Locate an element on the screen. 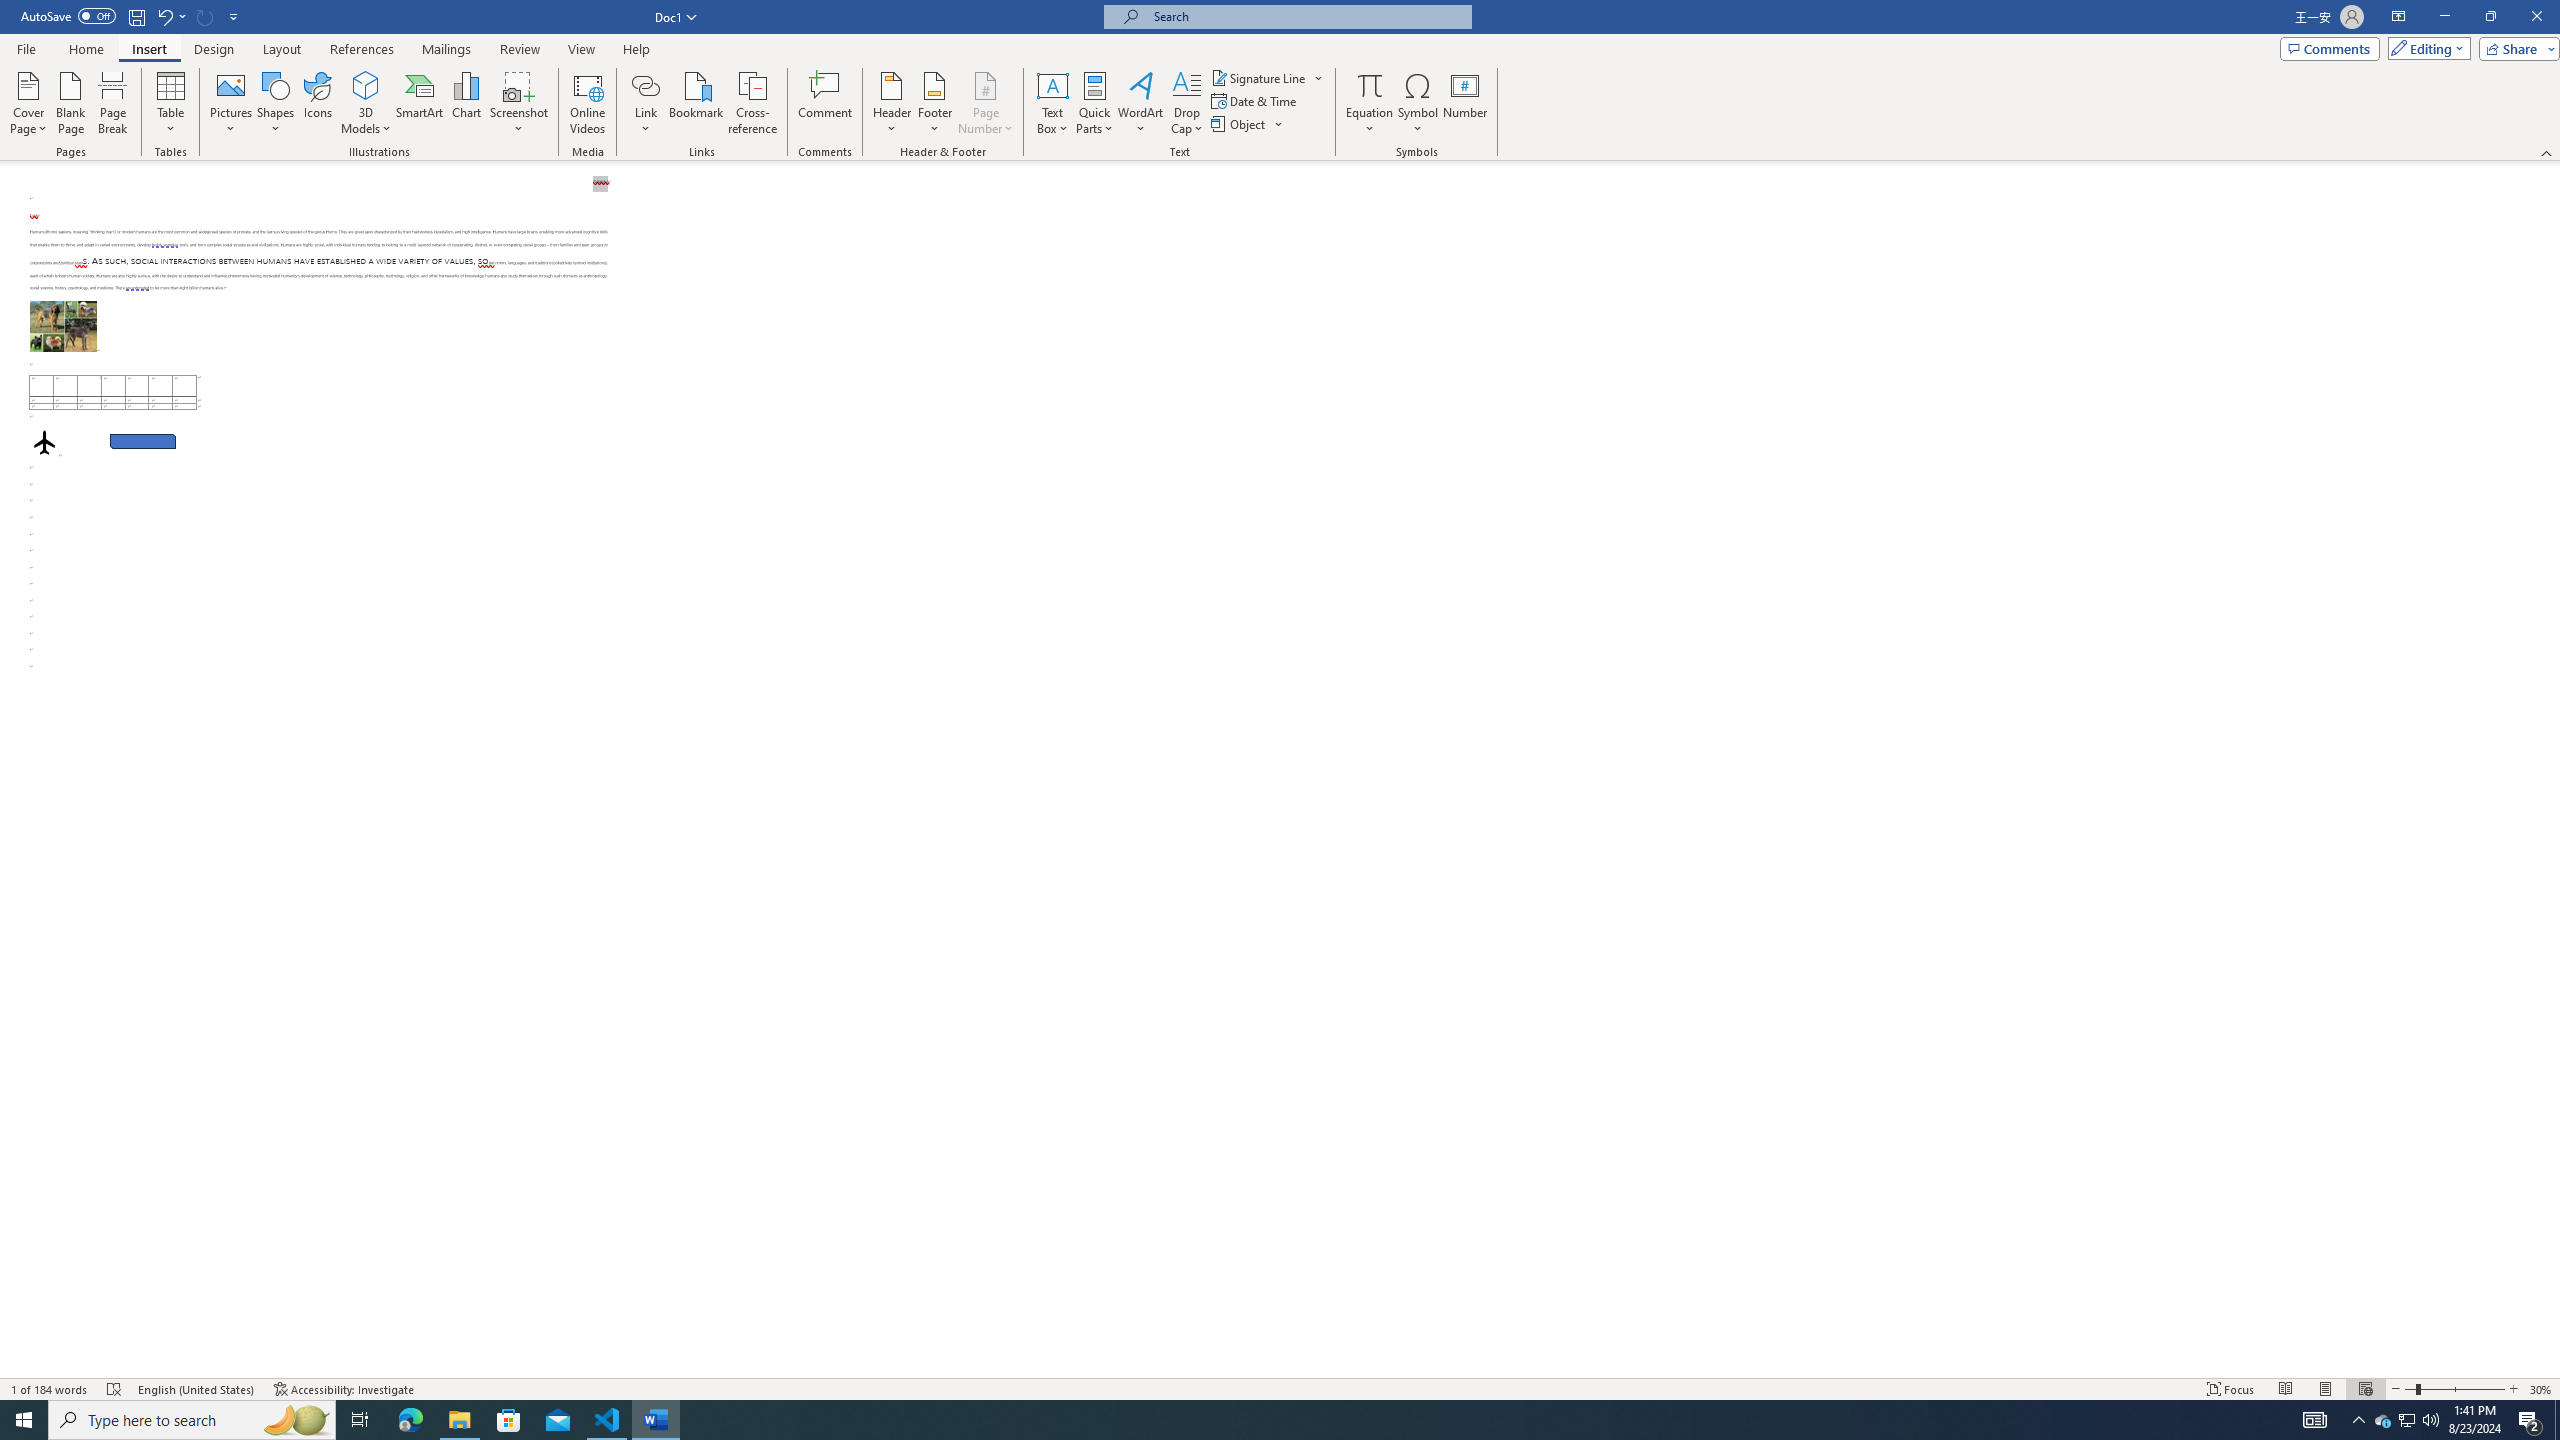  'Class: NetUIScrollBar' is located at coordinates (2551, 769).